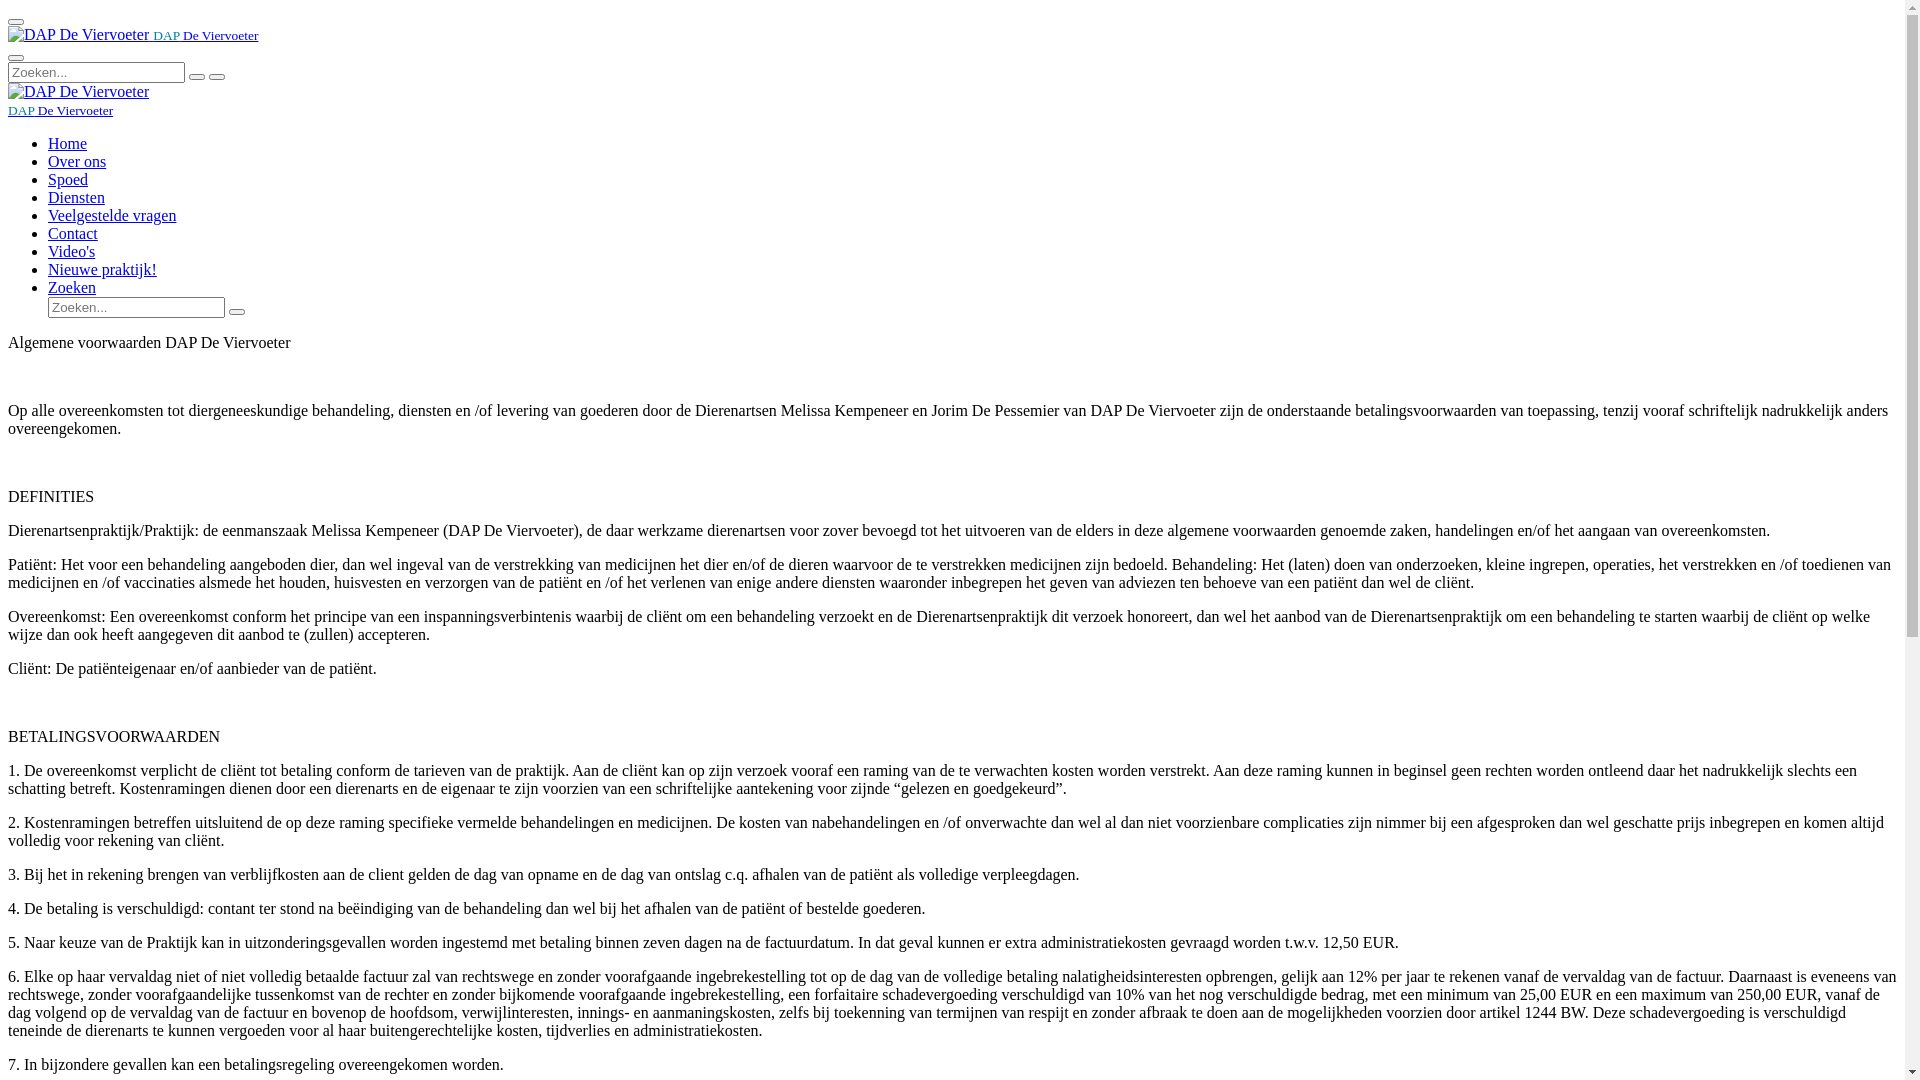  What do you see at coordinates (78, 34) in the screenshot?
I see `'DAP De Viervoeter'` at bounding box center [78, 34].